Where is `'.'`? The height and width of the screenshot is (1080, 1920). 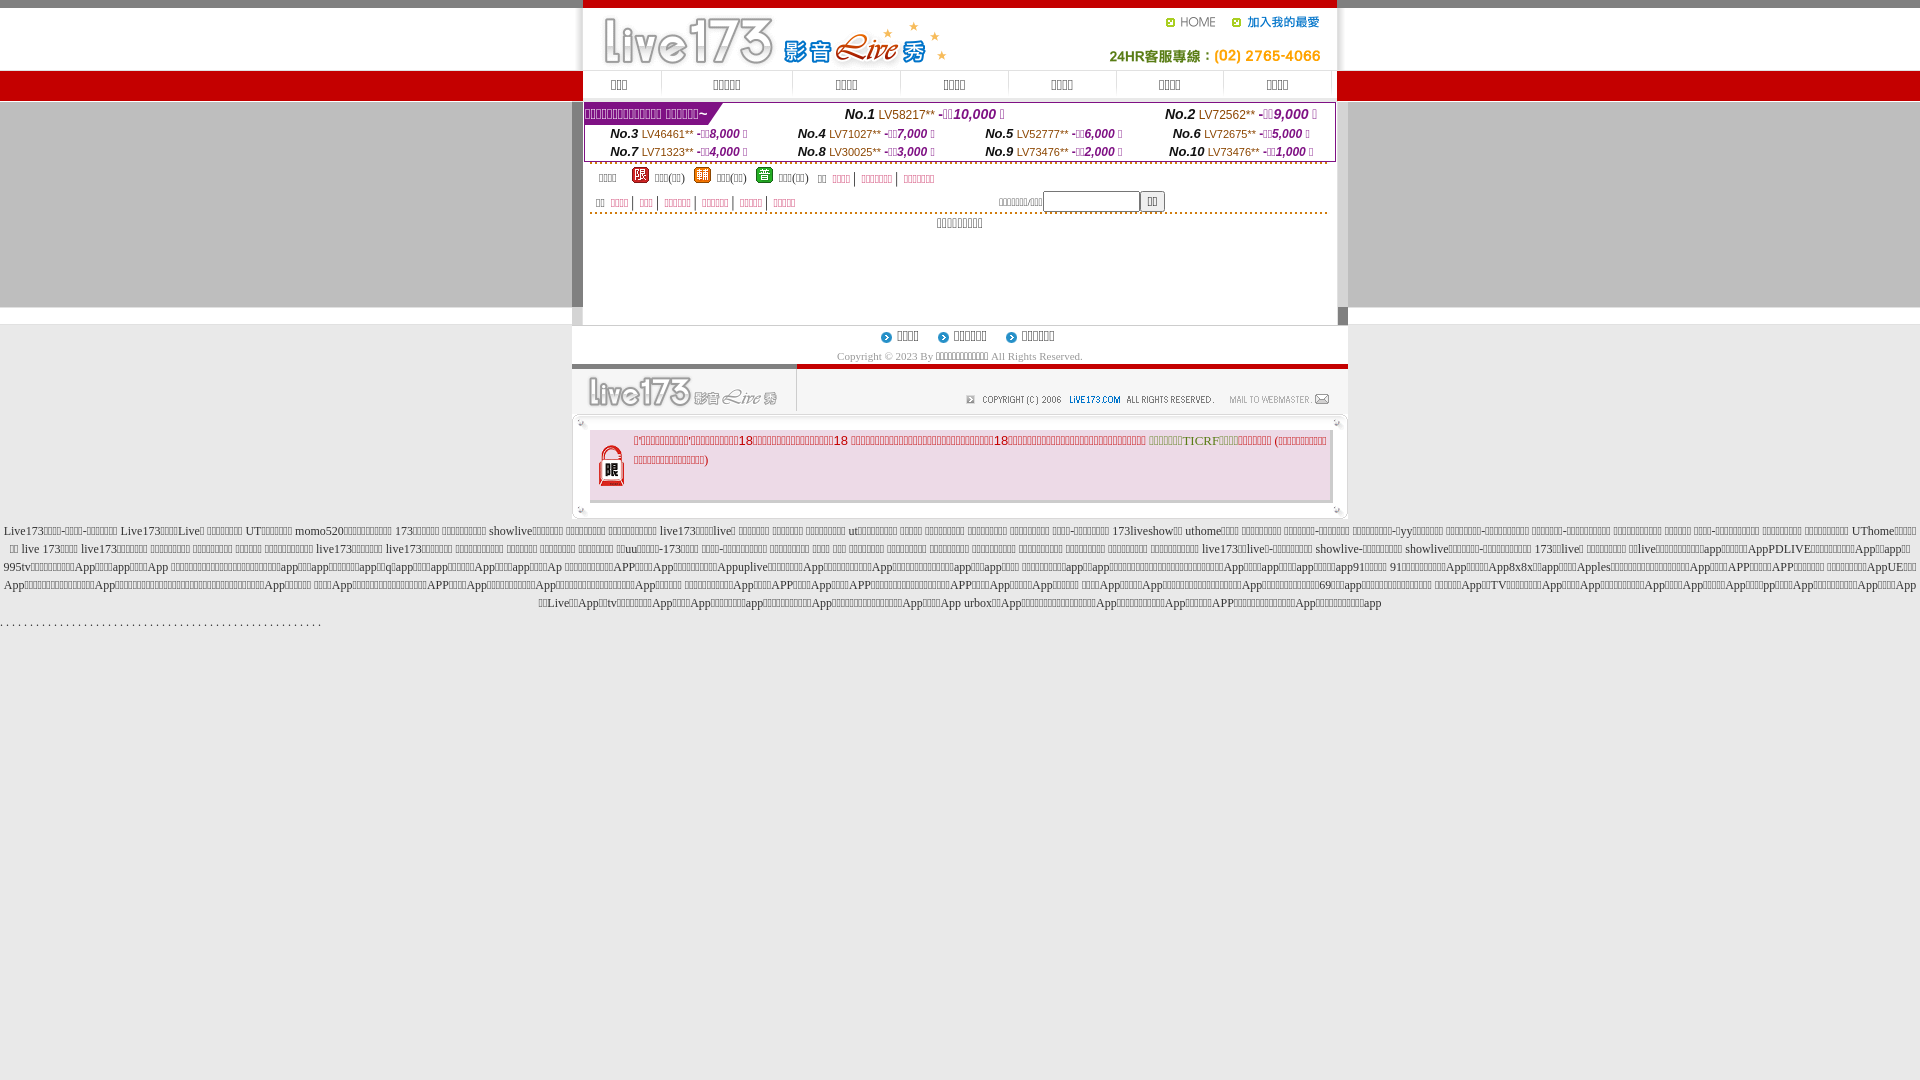 '.' is located at coordinates (126, 620).